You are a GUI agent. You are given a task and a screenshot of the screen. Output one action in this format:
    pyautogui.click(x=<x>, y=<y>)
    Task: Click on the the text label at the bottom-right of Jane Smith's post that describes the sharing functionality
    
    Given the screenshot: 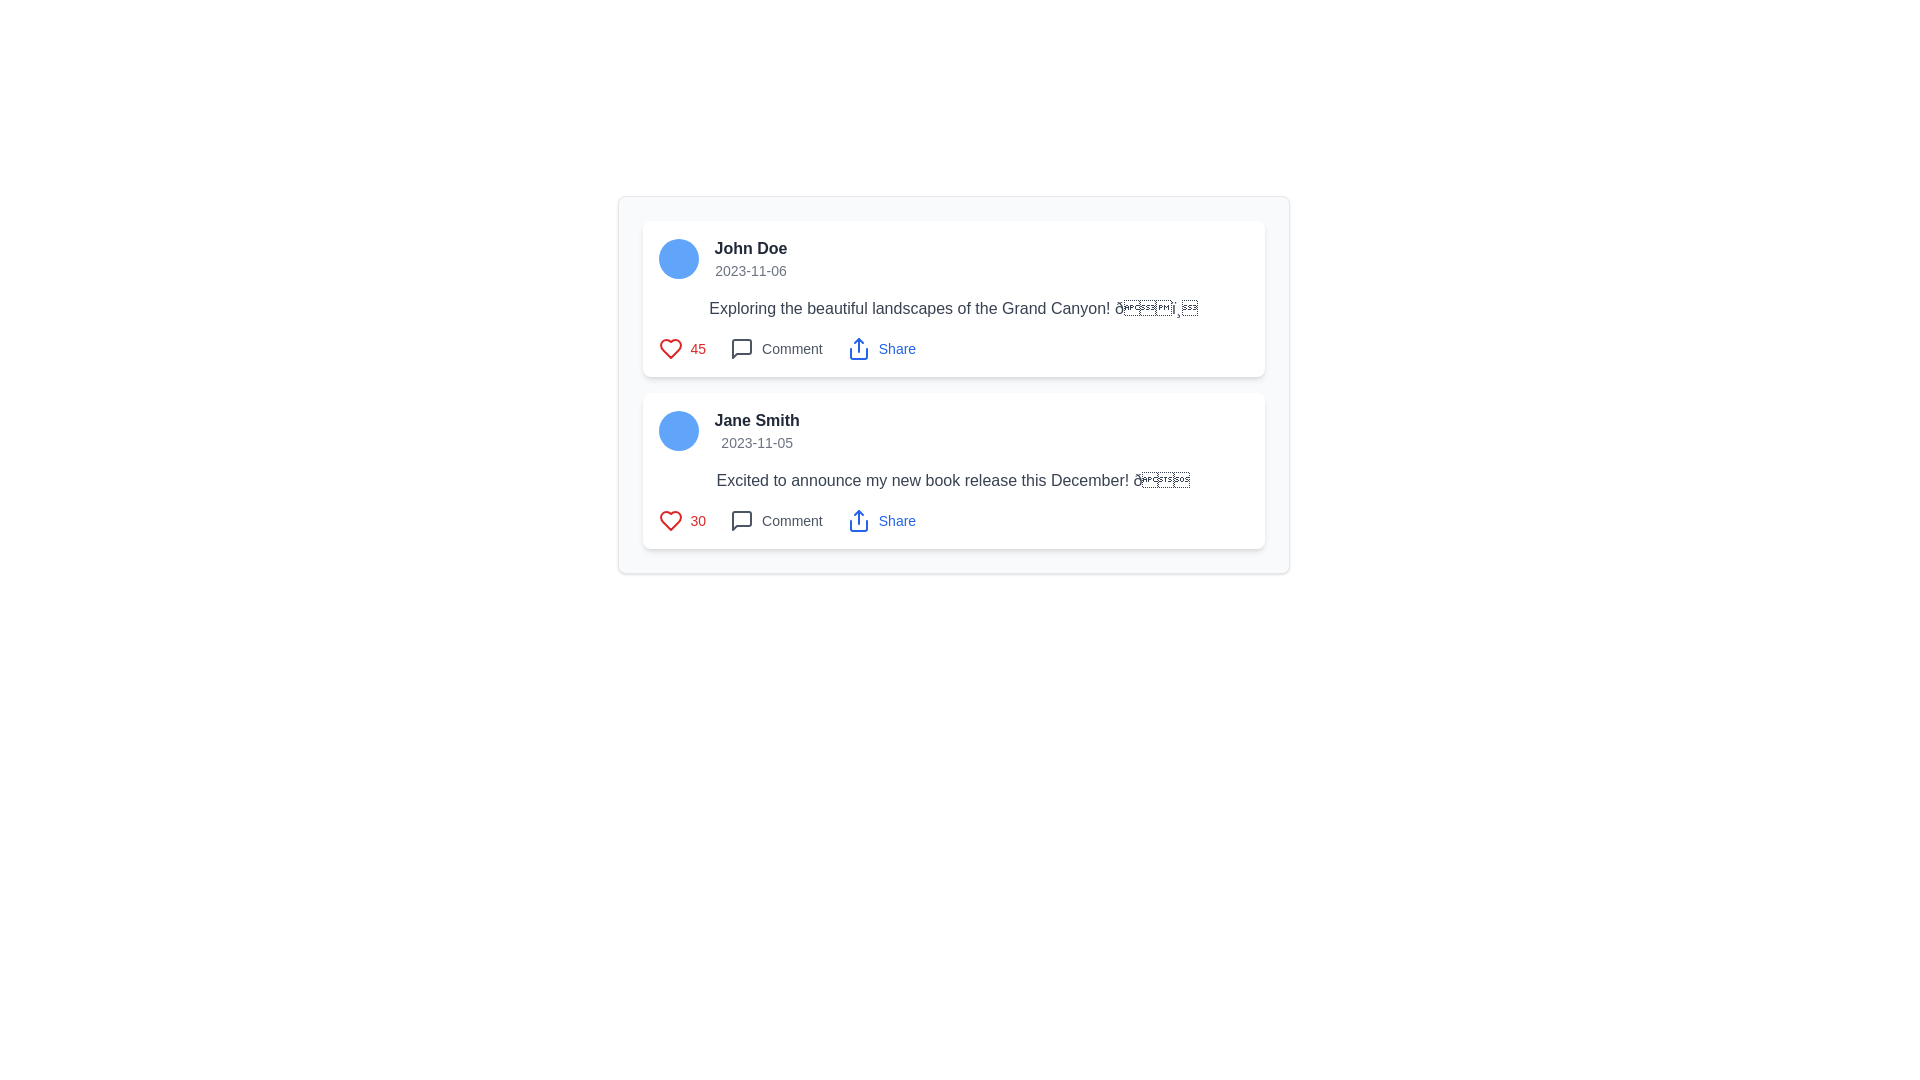 What is the action you would take?
    pyautogui.click(x=896, y=519)
    